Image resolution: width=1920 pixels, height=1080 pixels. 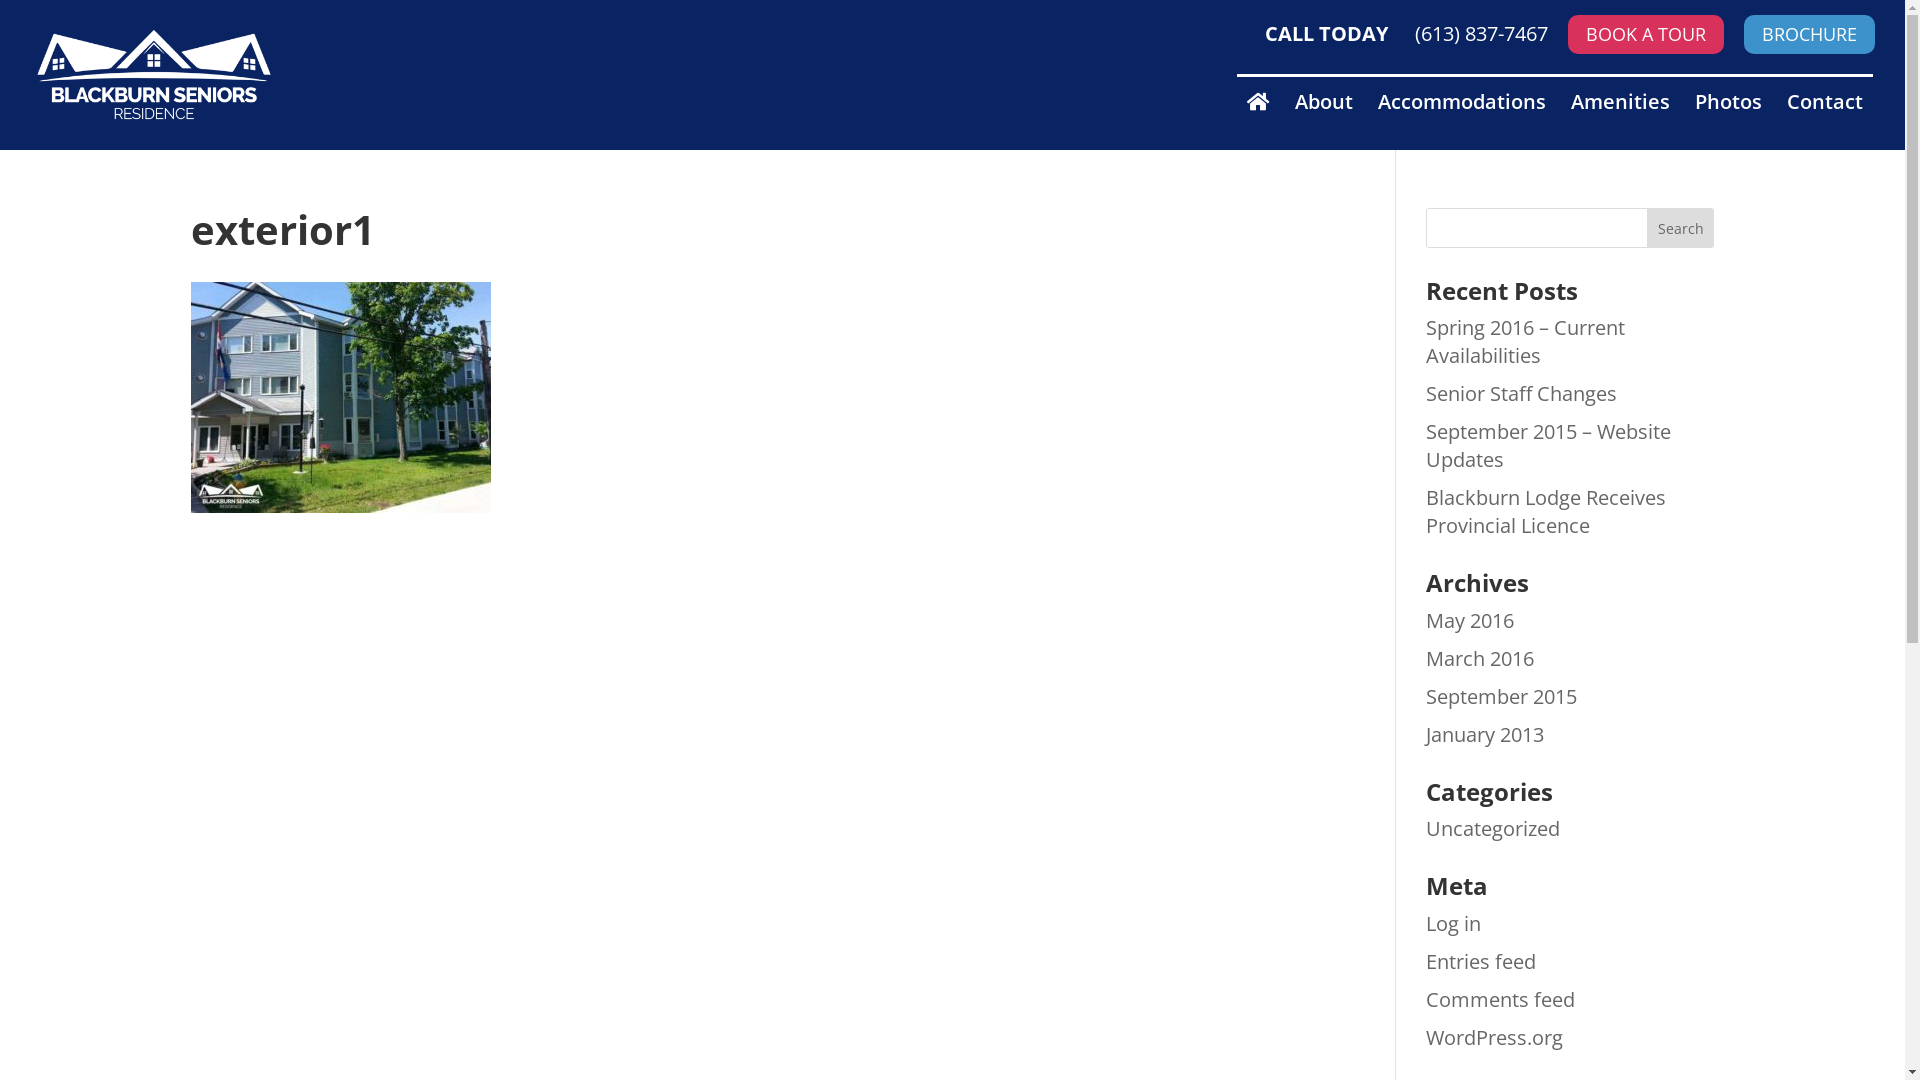 I want to click on 'Contact', so click(x=1824, y=120).